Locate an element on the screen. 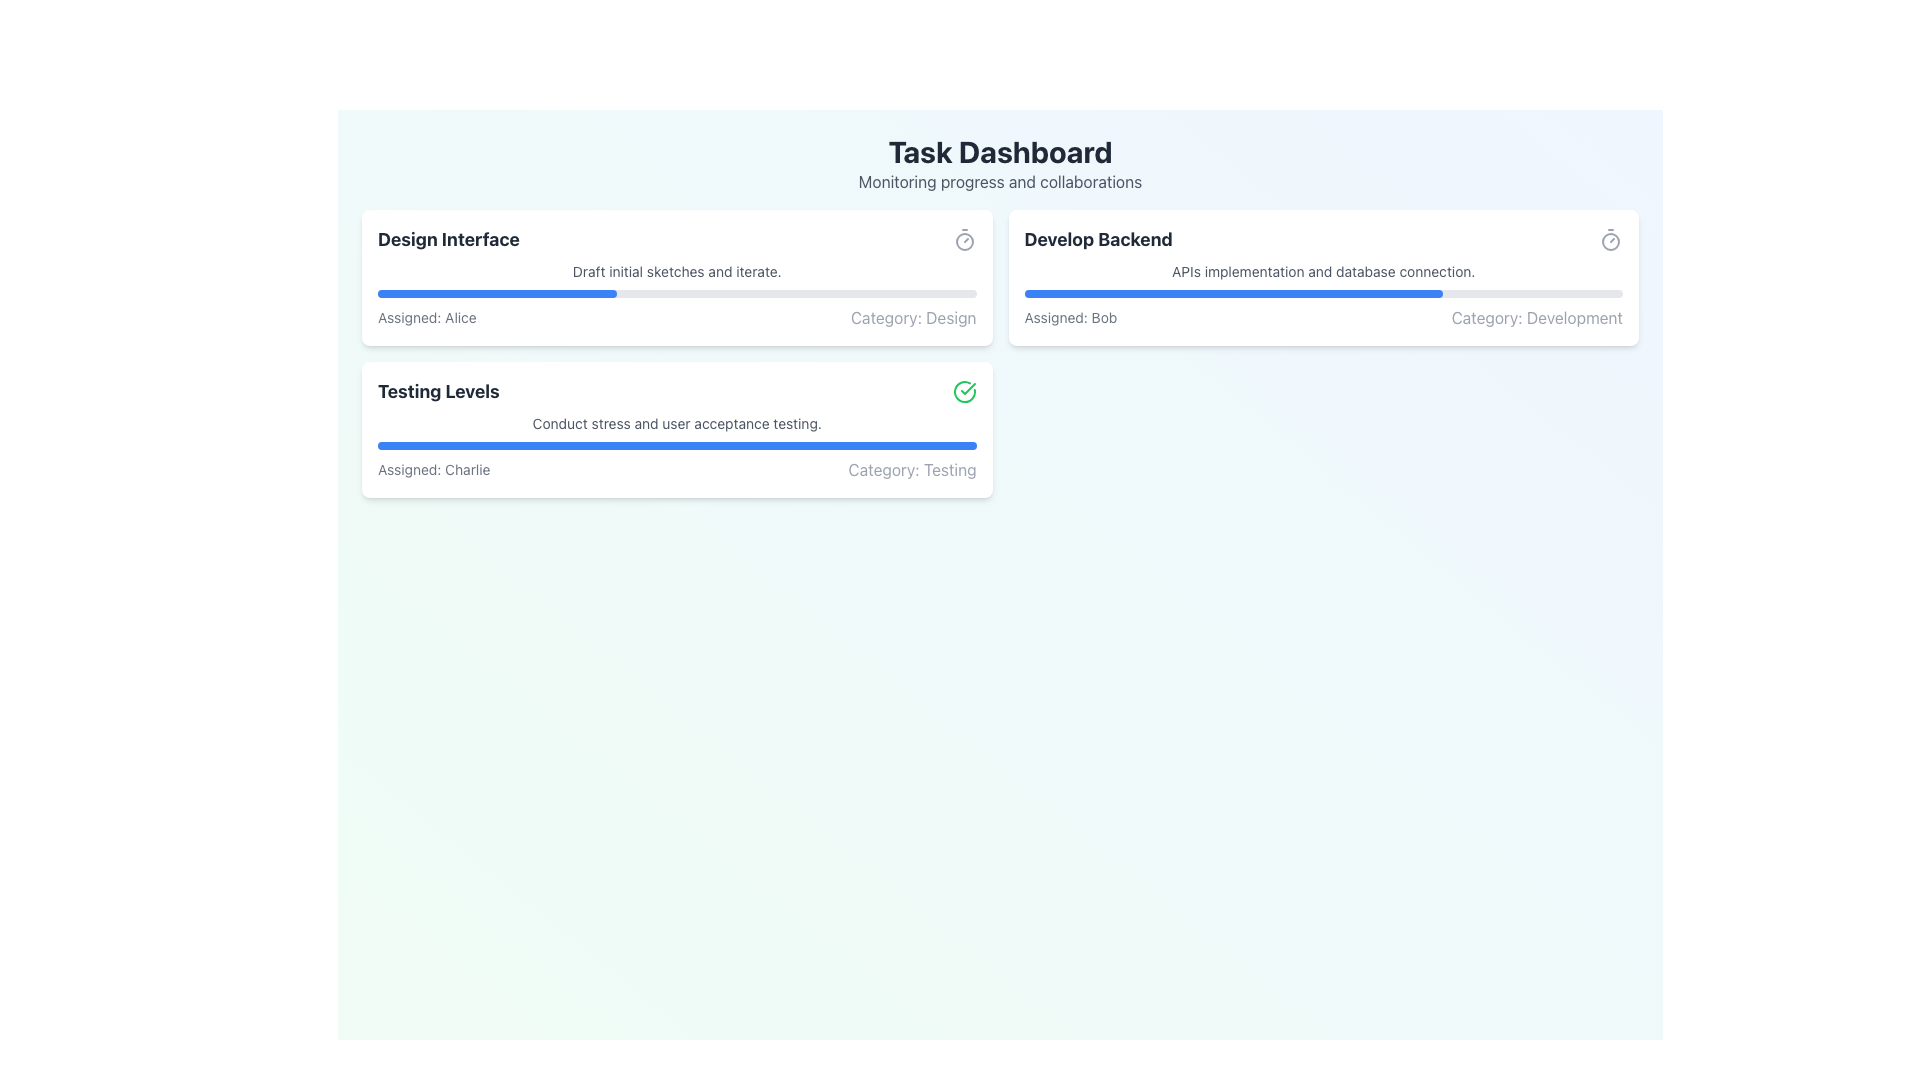 This screenshot has width=1920, height=1080. text content of the label that displays 'Category: Development' located at the bottom-right corner of the 'Develop Backend' task card is located at coordinates (1536, 316).